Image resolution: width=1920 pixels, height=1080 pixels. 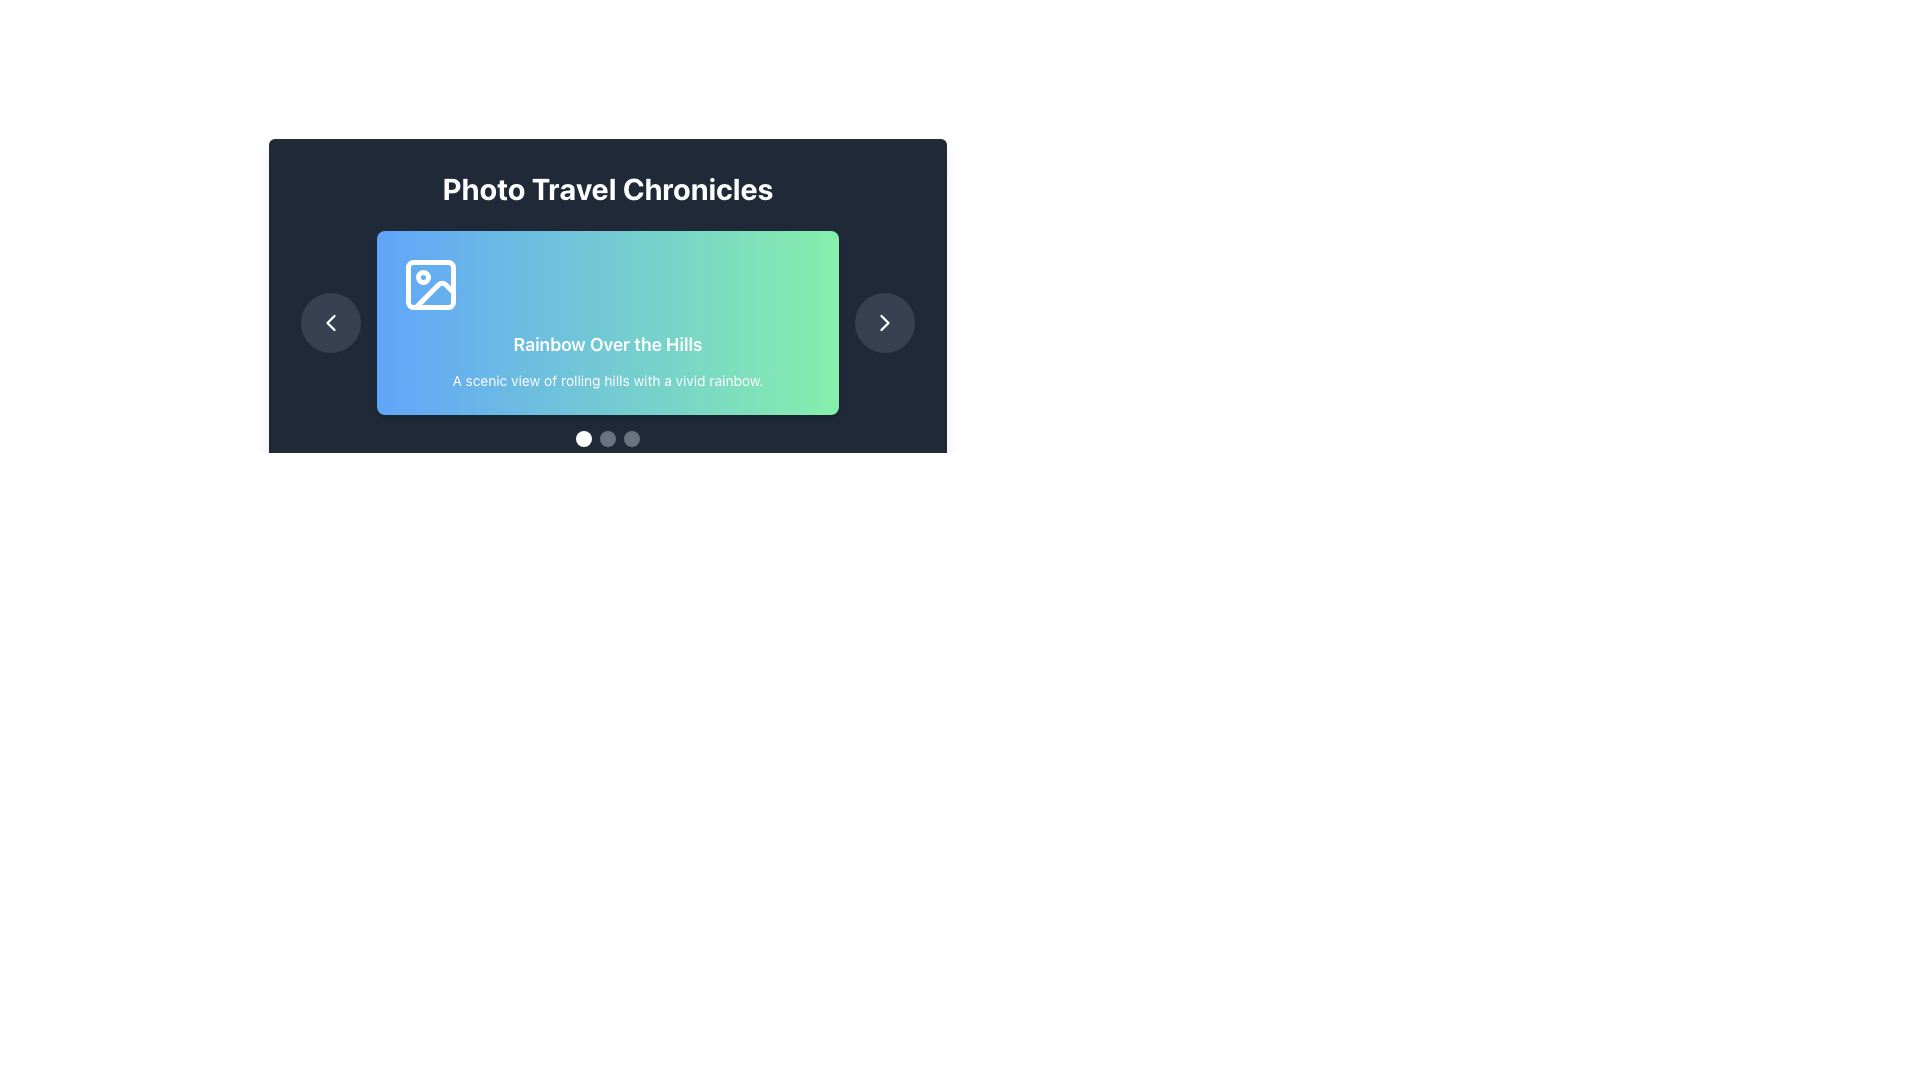 I want to click on the first Carousel Indicator, so click(x=583, y=438).